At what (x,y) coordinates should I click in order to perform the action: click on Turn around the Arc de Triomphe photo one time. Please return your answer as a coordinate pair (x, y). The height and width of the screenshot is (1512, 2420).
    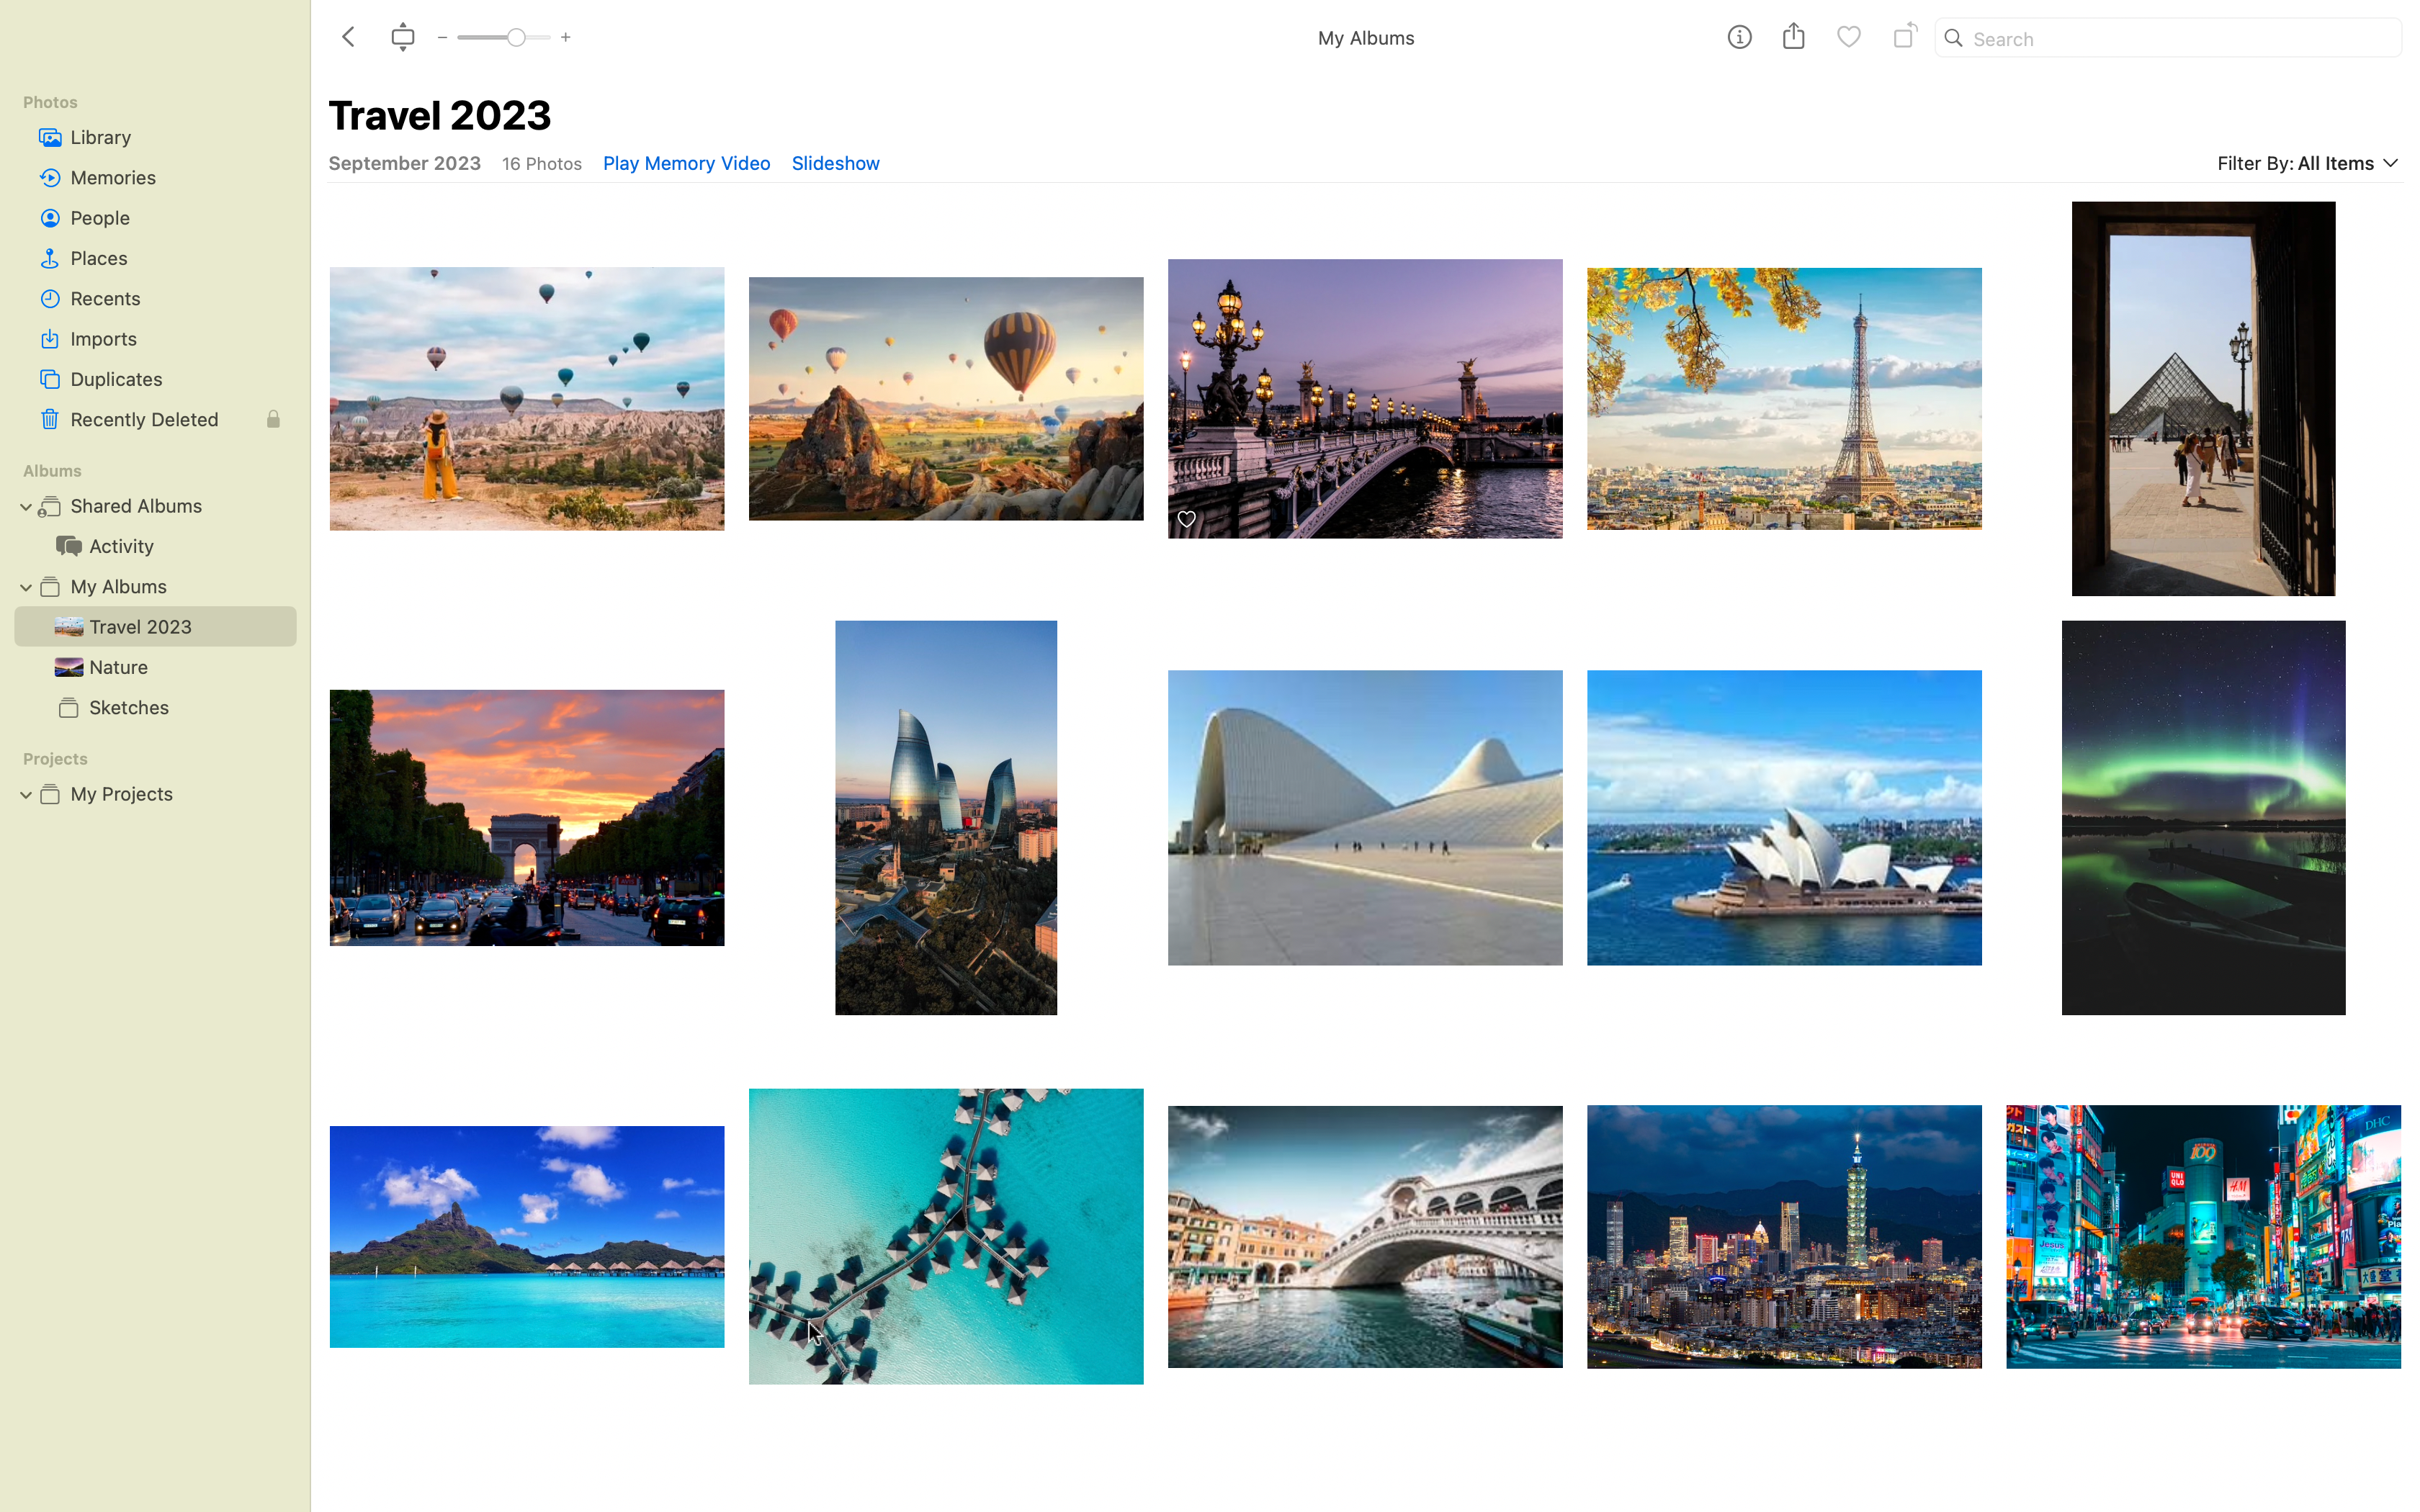
    Looking at the image, I should click on (523, 818).